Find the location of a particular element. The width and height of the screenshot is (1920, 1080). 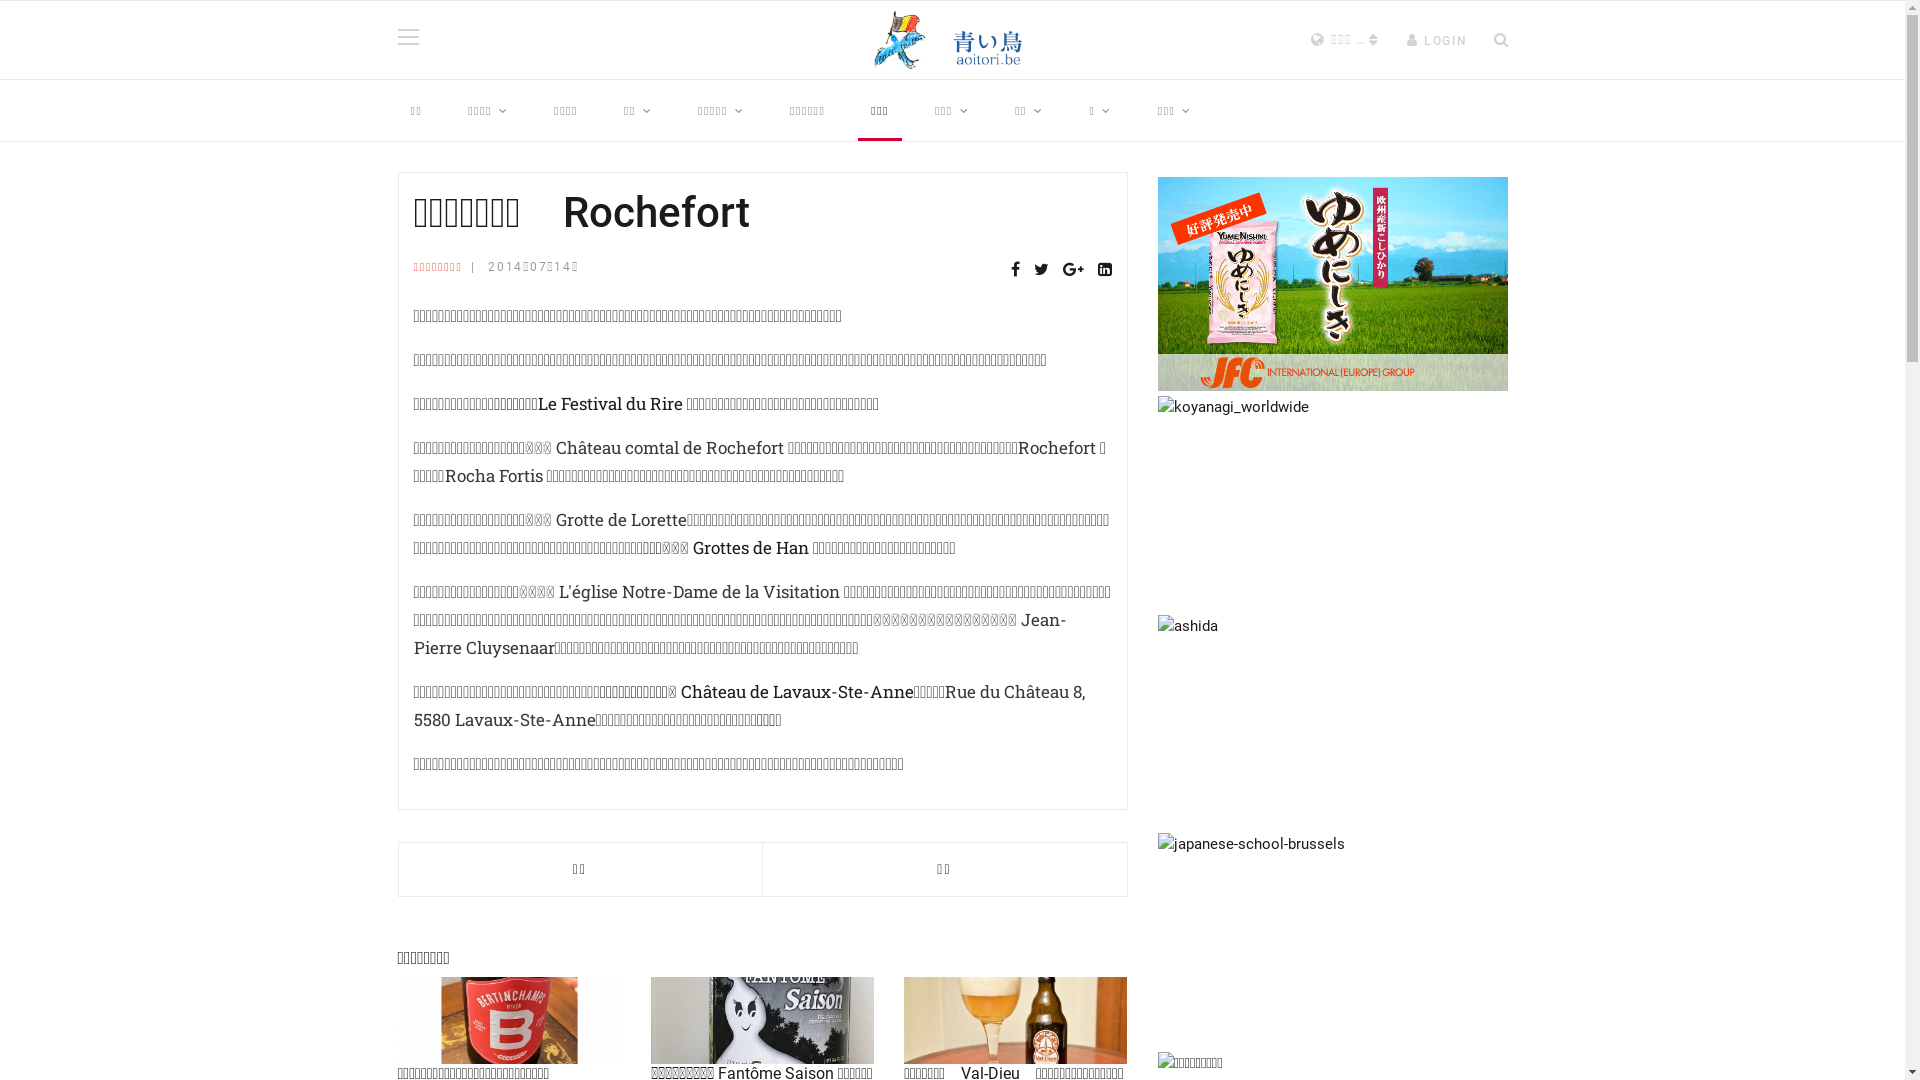

'LOGIN' is located at coordinates (1405, 41).